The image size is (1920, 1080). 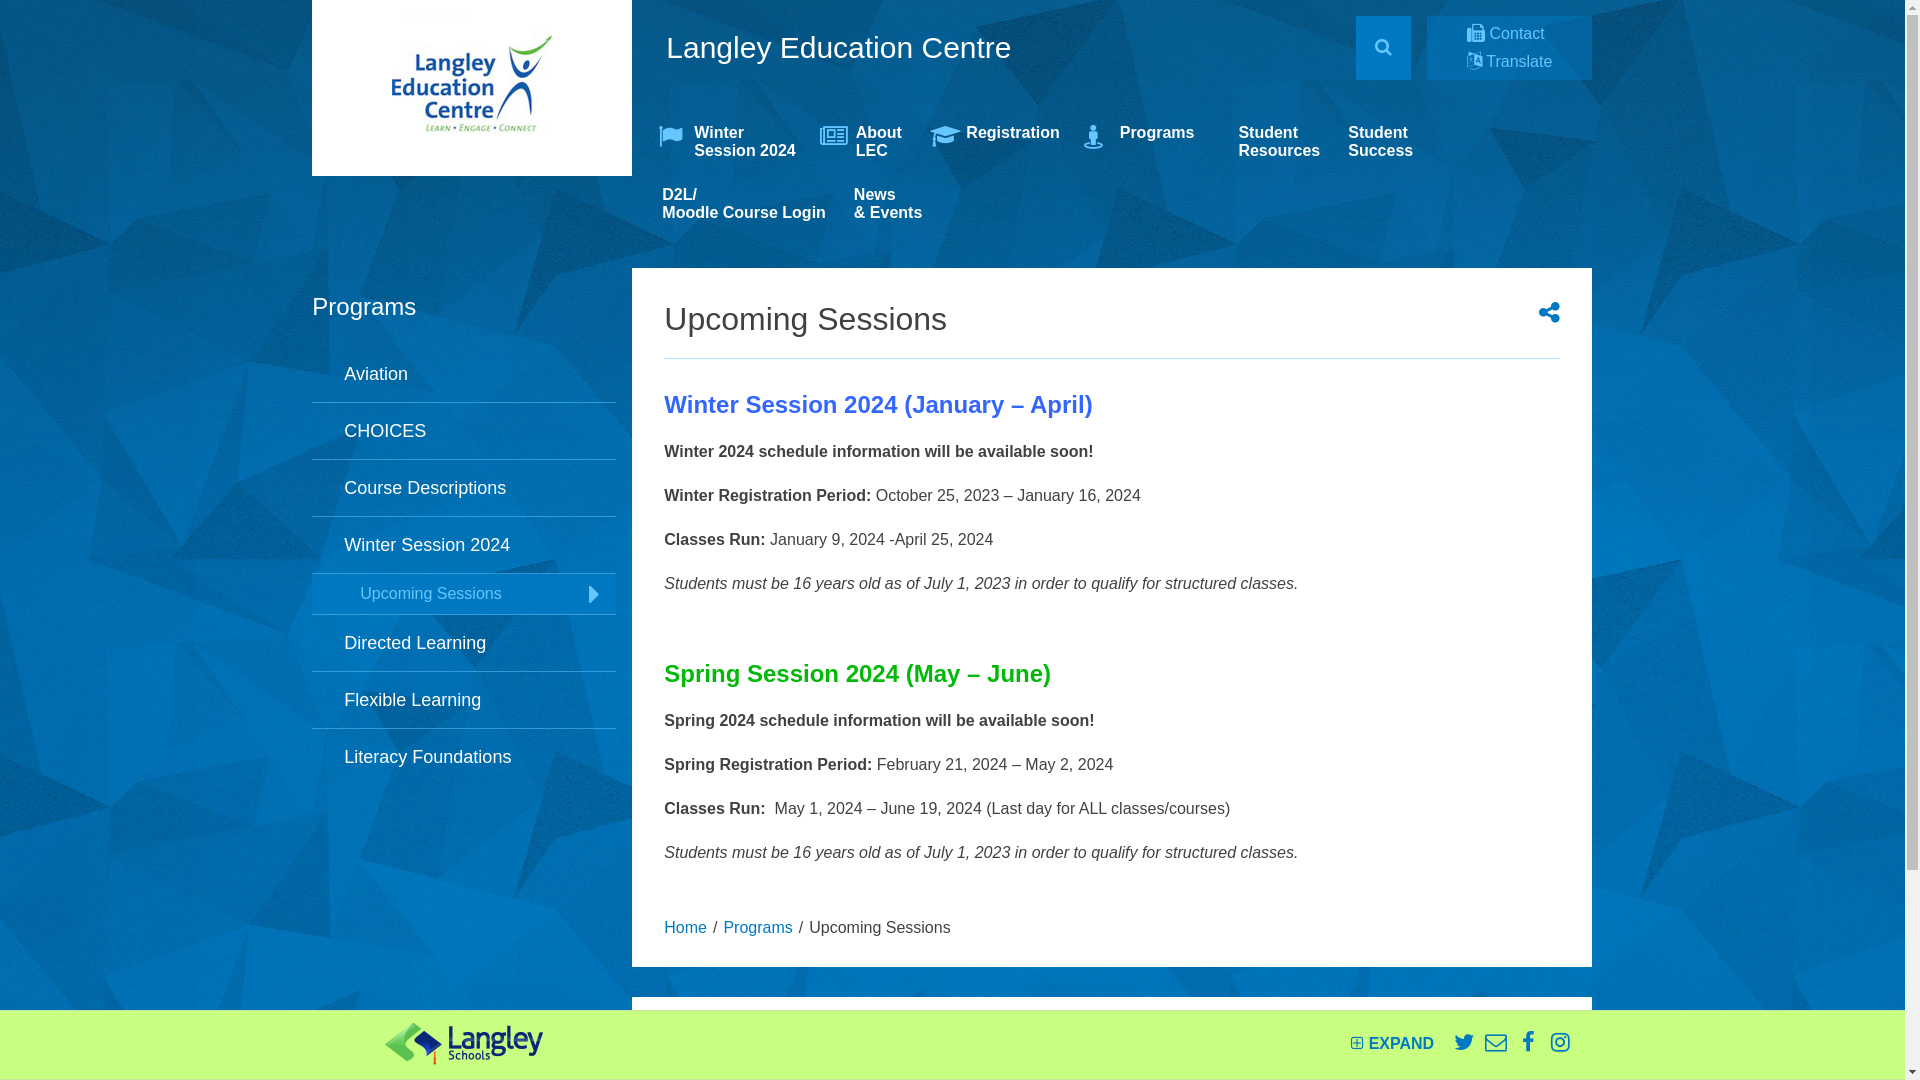 I want to click on 'Registration', so click(x=919, y=141).